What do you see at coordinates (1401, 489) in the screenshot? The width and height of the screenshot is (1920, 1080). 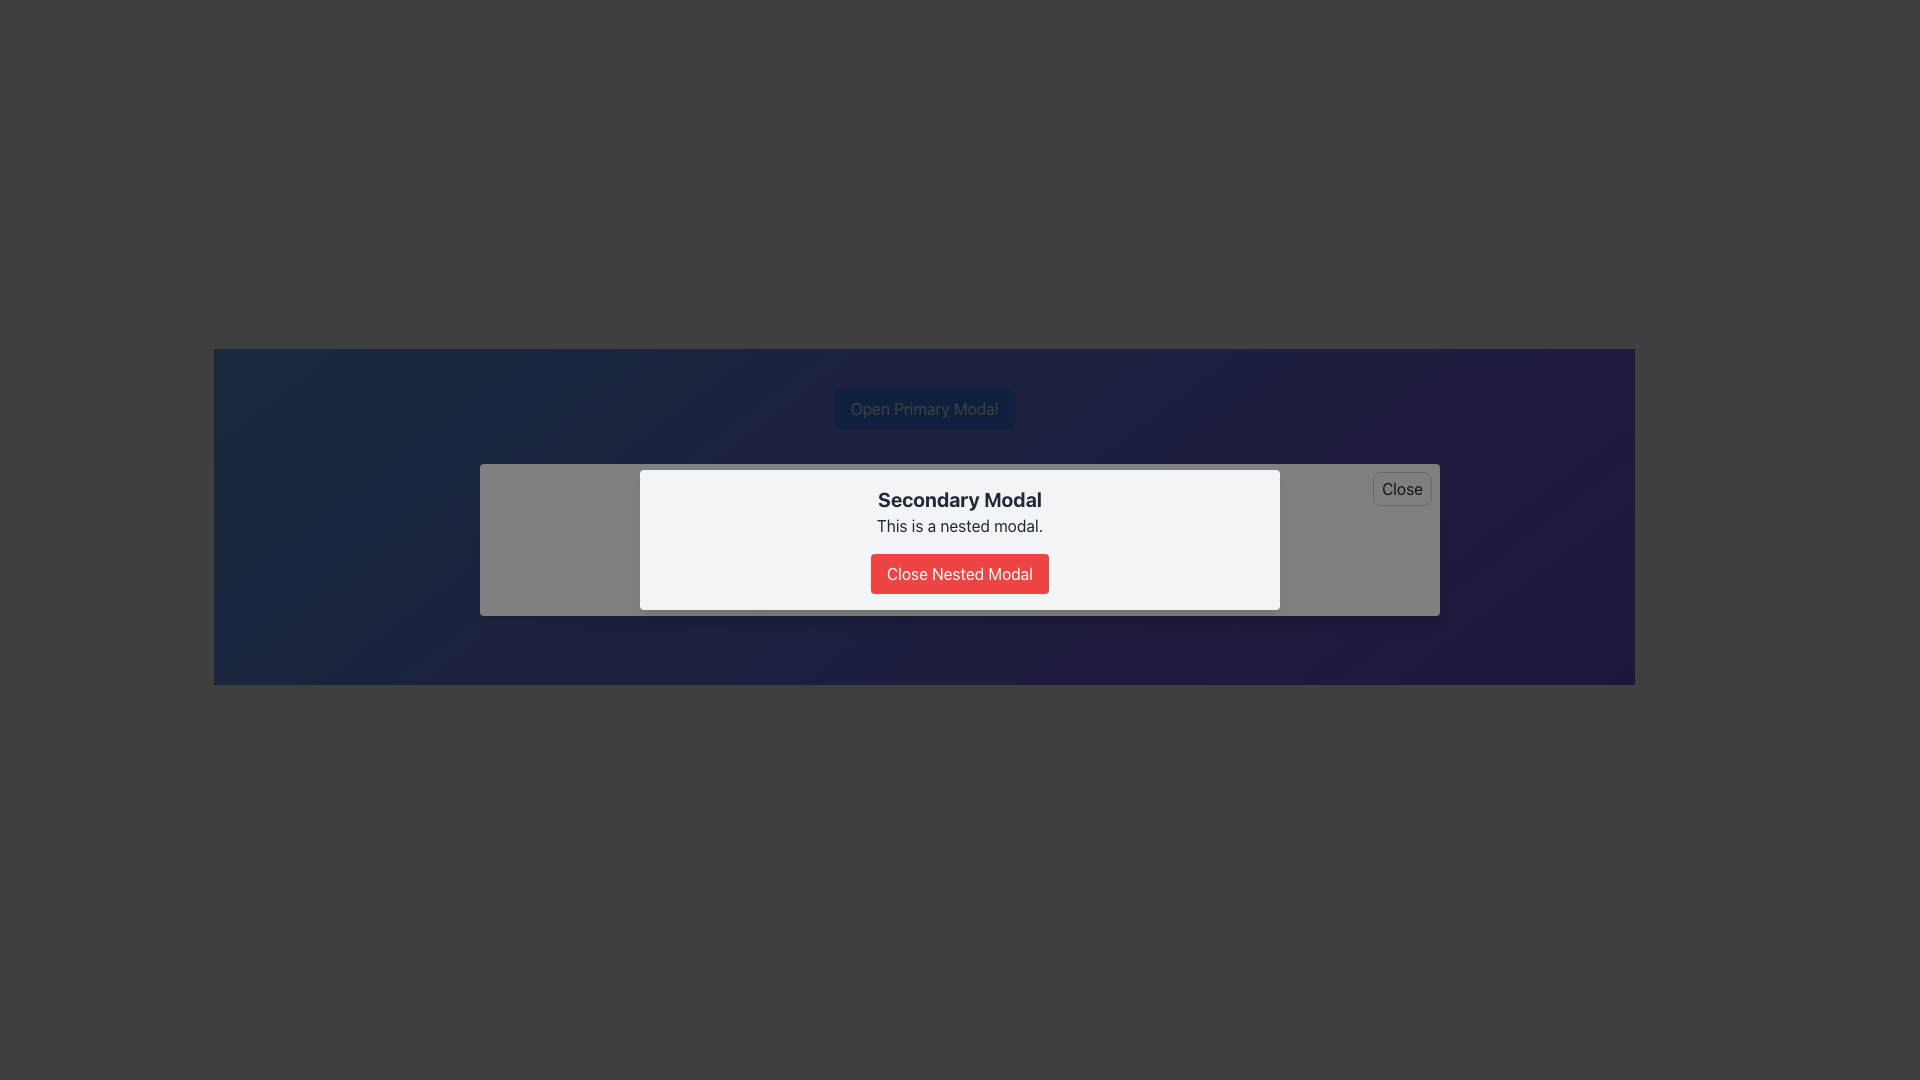 I see `the close button located in the top-right corner of the modal` at bounding box center [1401, 489].